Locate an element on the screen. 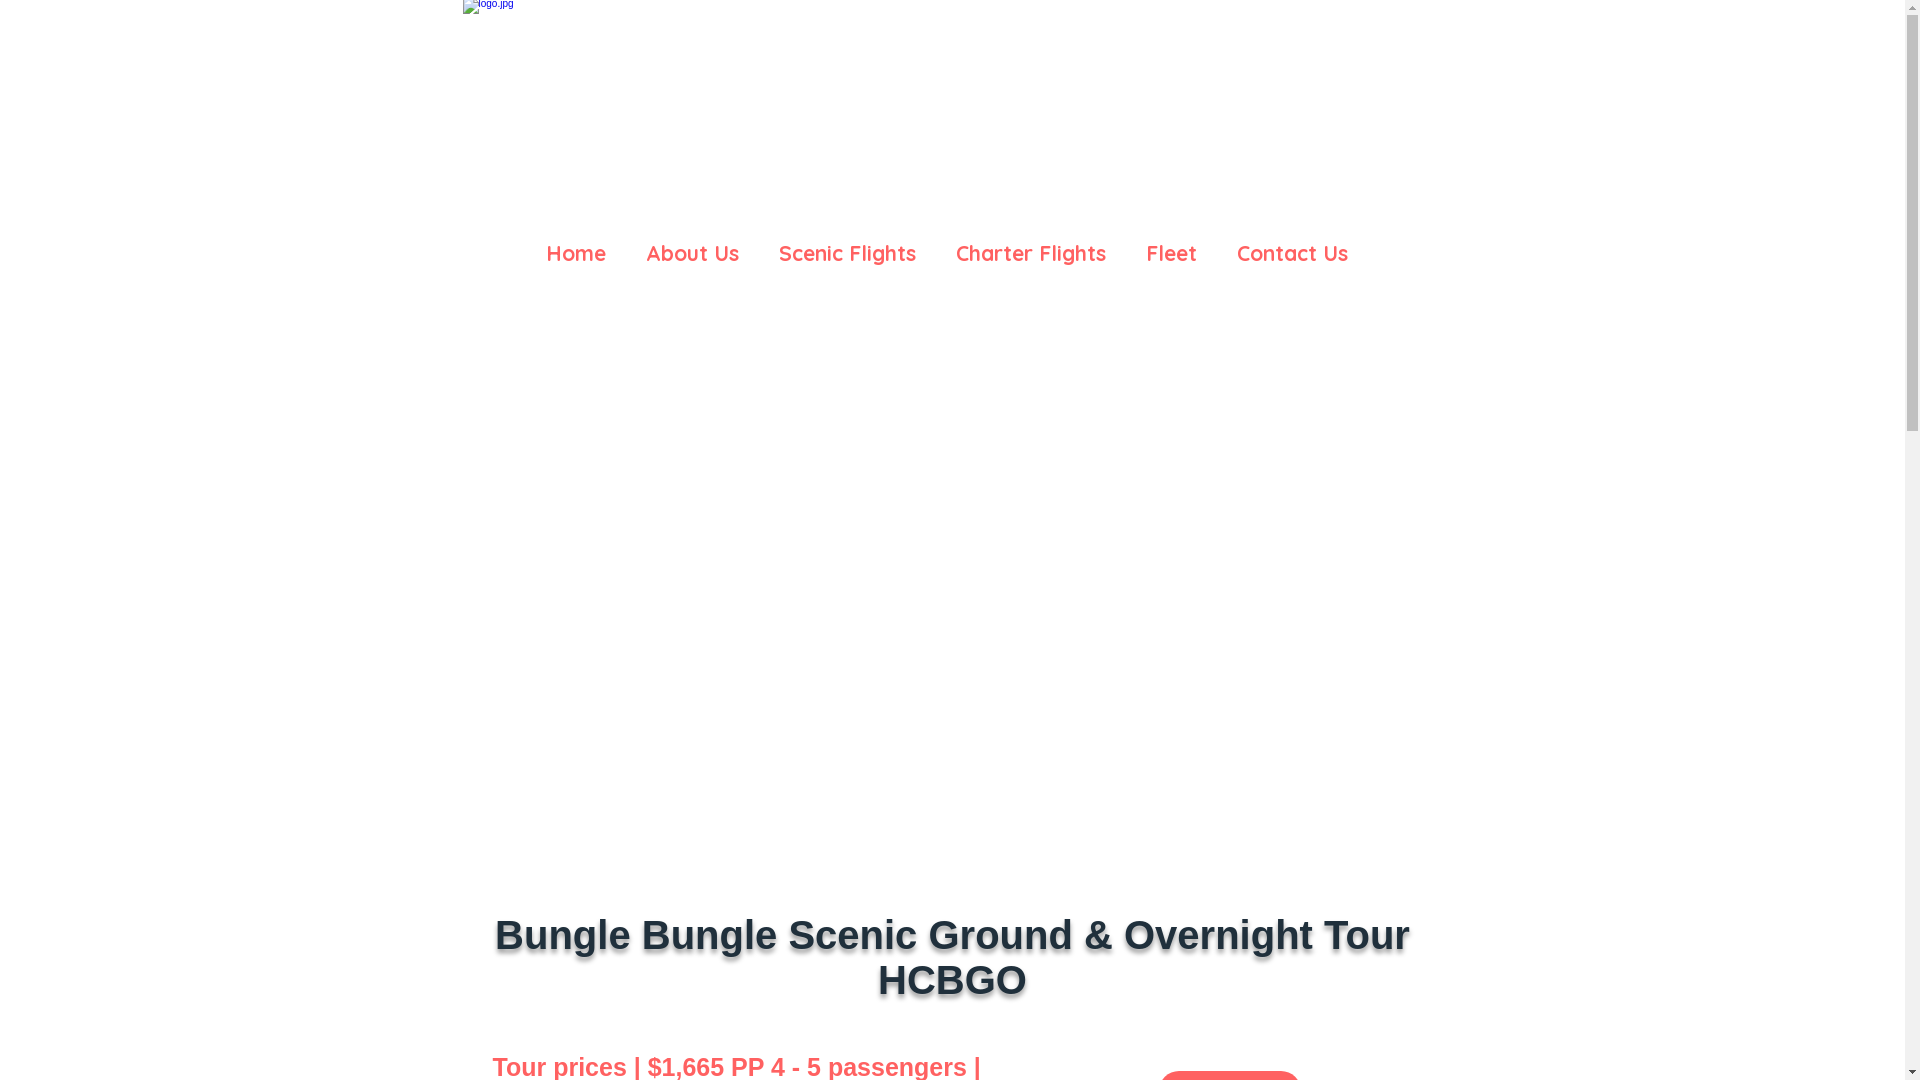 This screenshot has width=1920, height=1080. 'Home' is located at coordinates (575, 242).